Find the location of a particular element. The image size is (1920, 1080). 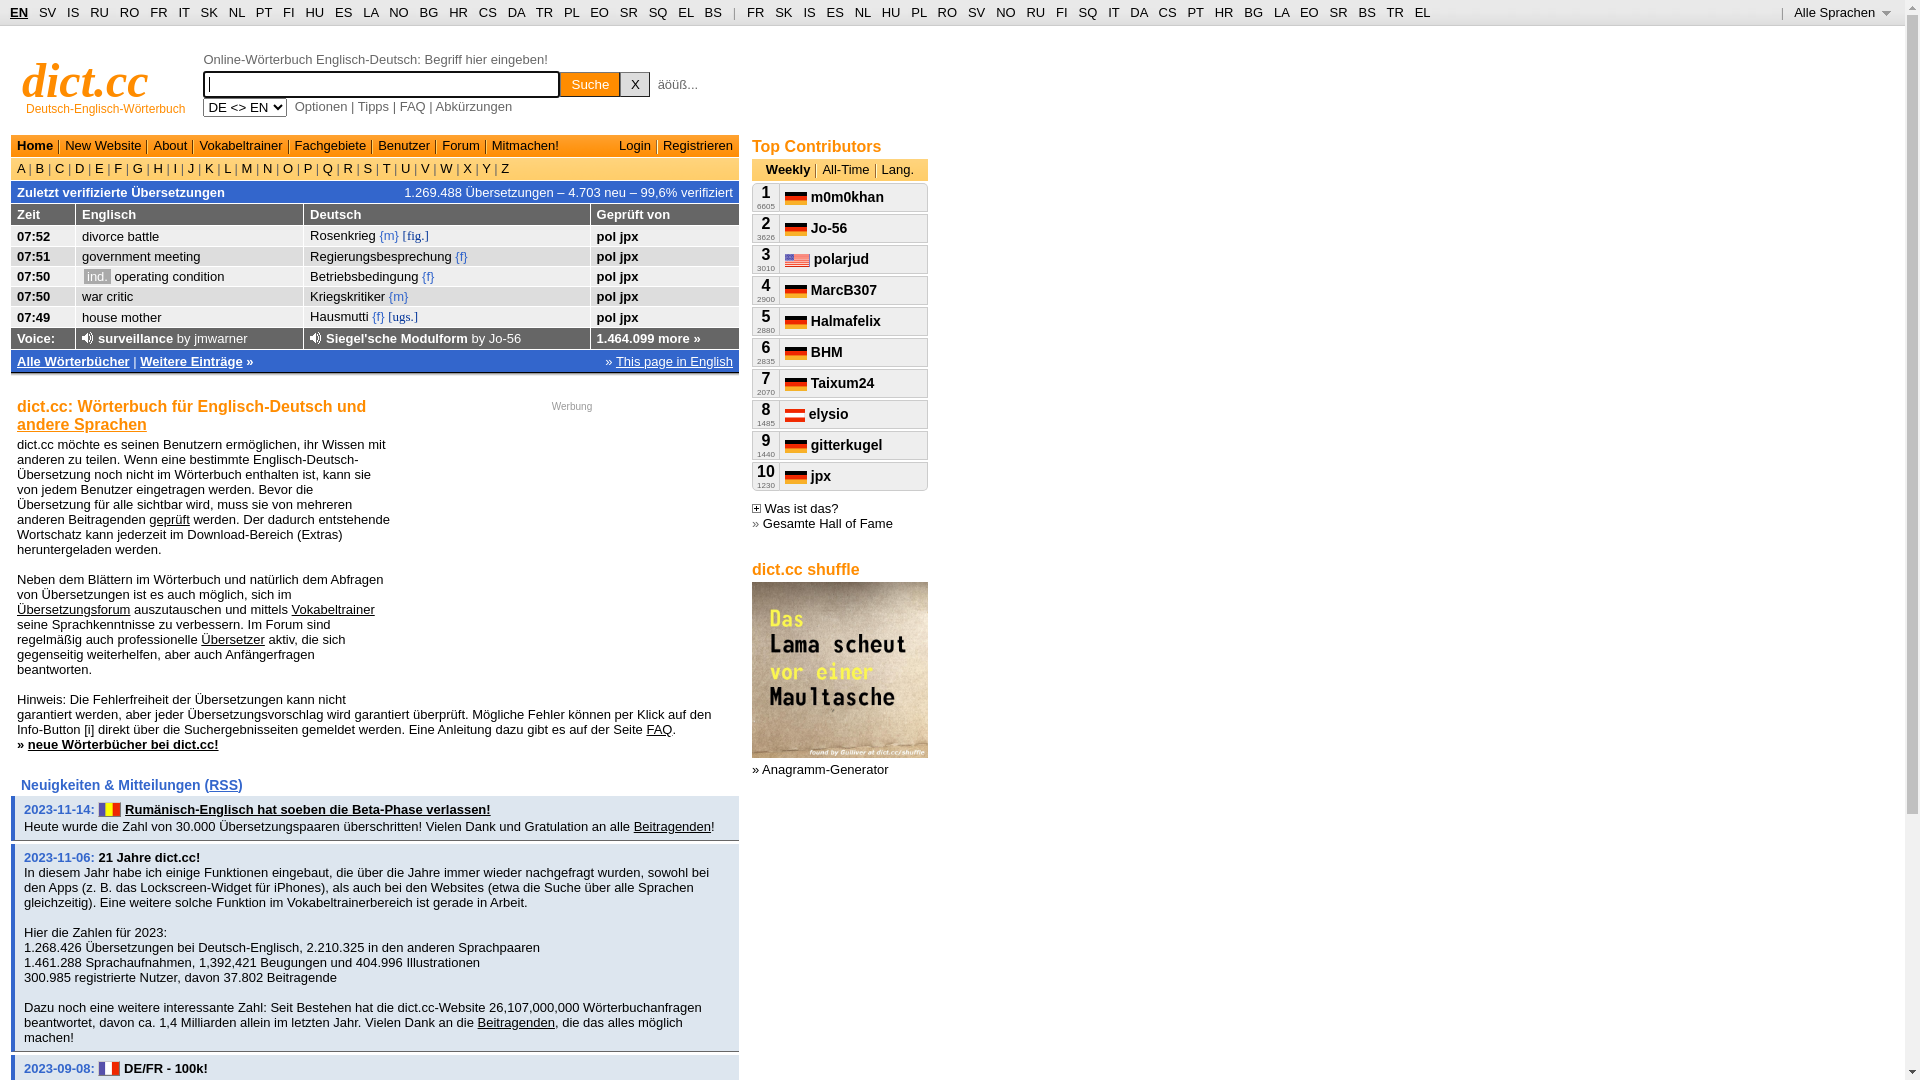

'Z' is located at coordinates (504, 167).